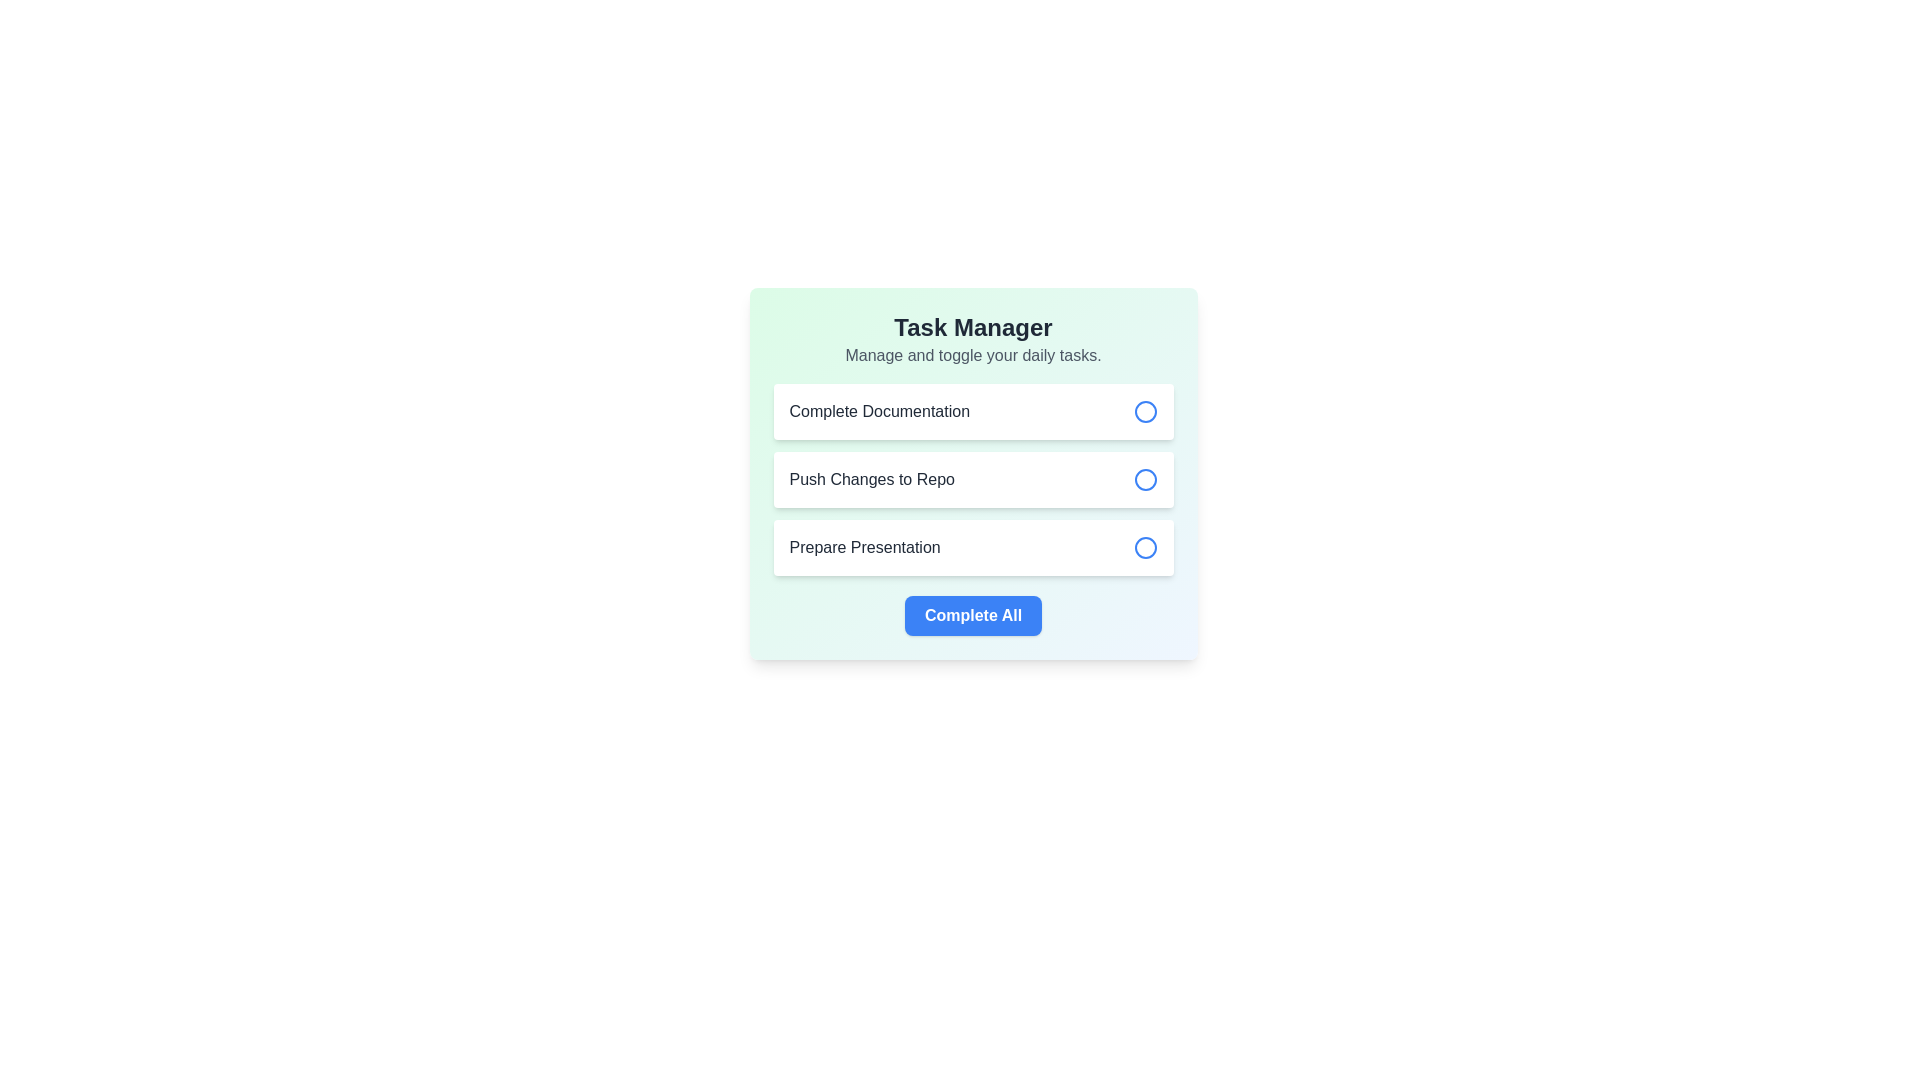 The height and width of the screenshot is (1080, 1920). What do you see at coordinates (973, 615) in the screenshot?
I see `the 'Complete All' button with blue background and white text to observe the background color change` at bounding box center [973, 615].